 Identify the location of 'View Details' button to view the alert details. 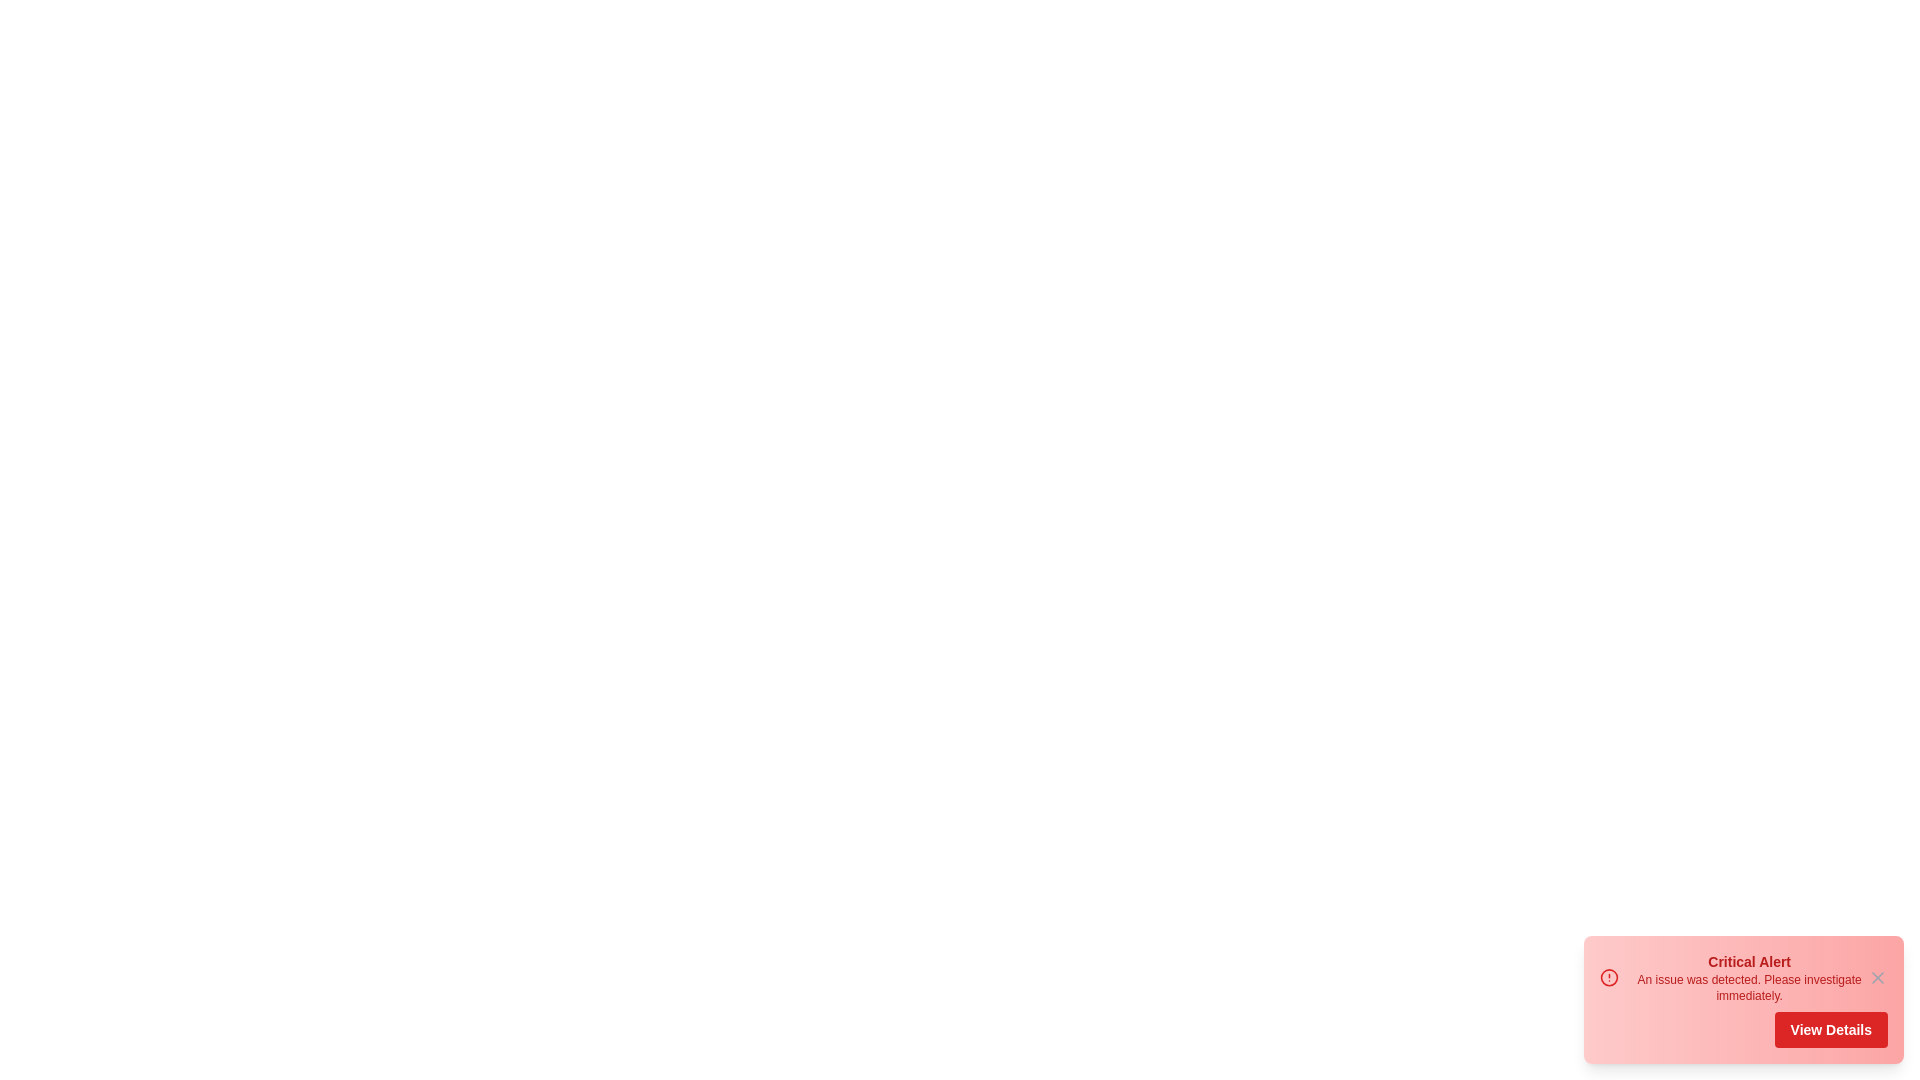
(1830, 1029).